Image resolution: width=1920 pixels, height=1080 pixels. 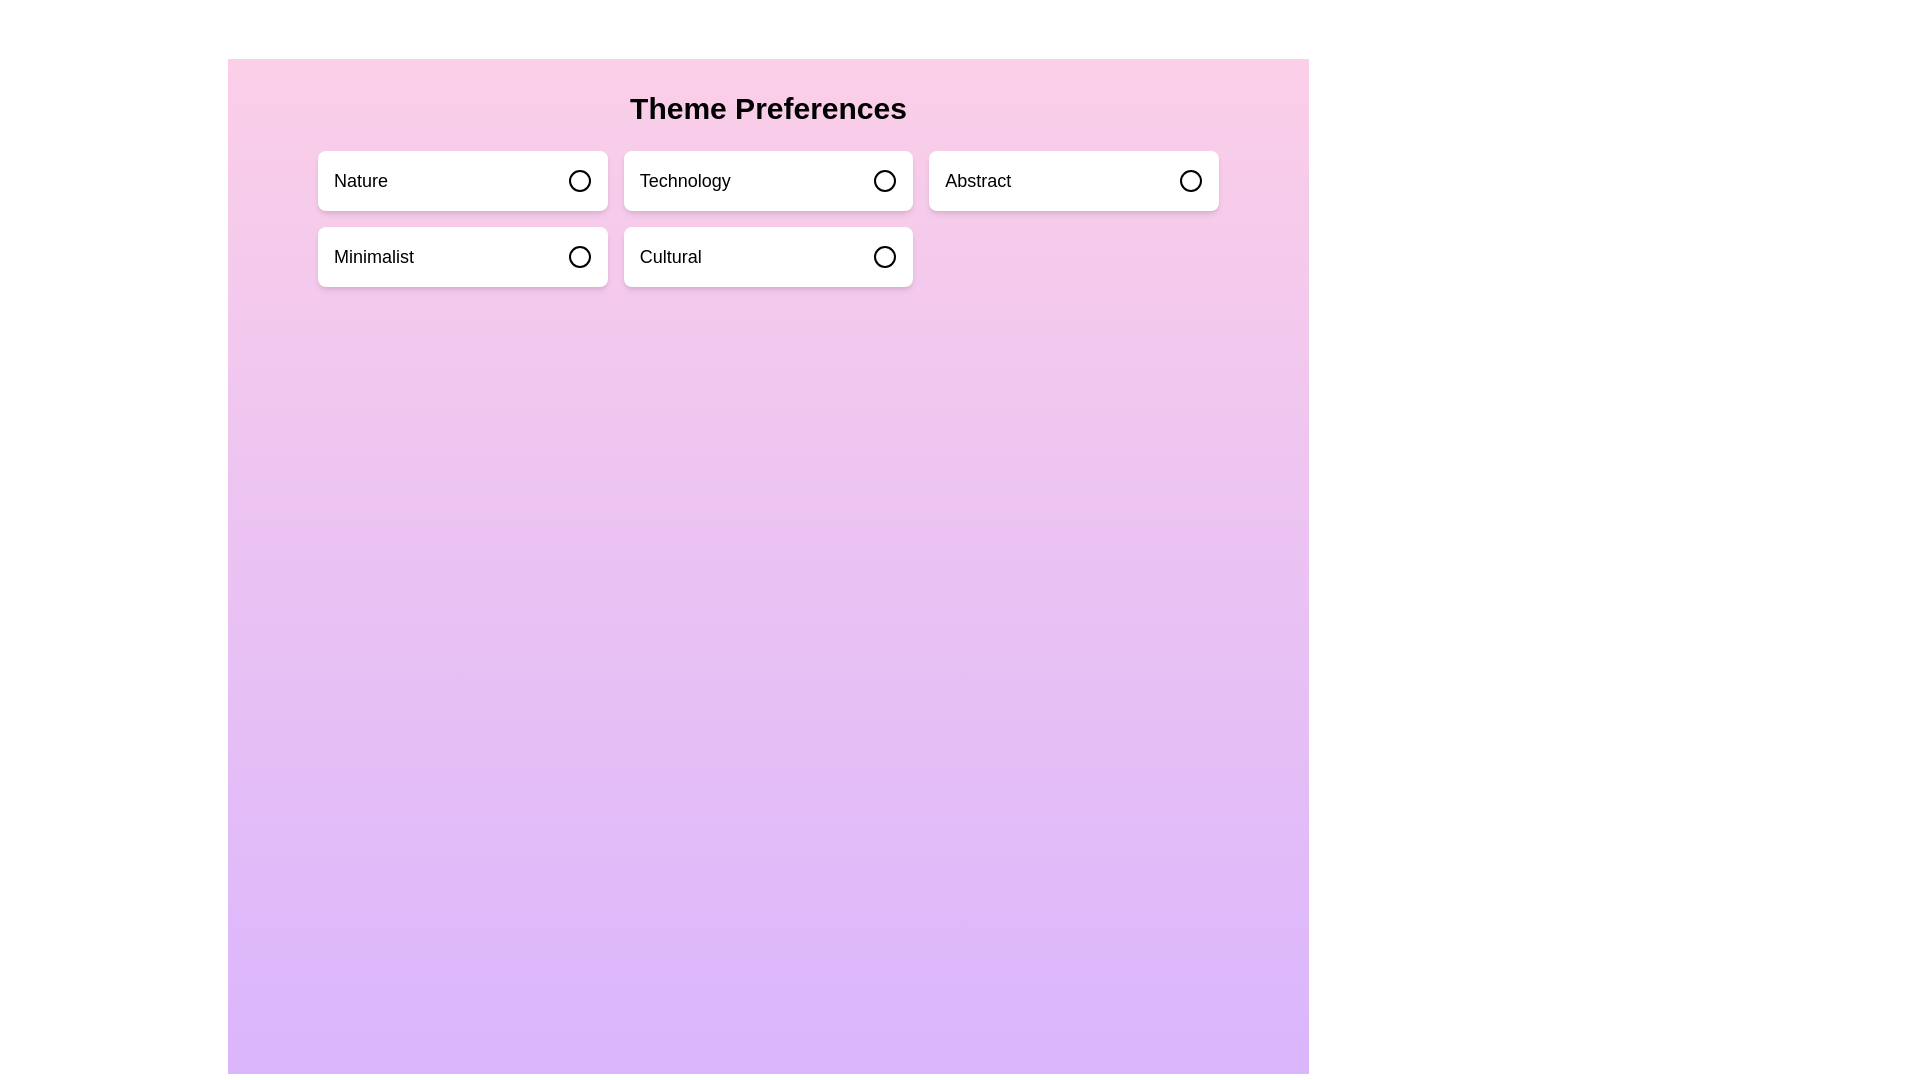 I want to click on the theme Nature, so click(x=461, y=181).